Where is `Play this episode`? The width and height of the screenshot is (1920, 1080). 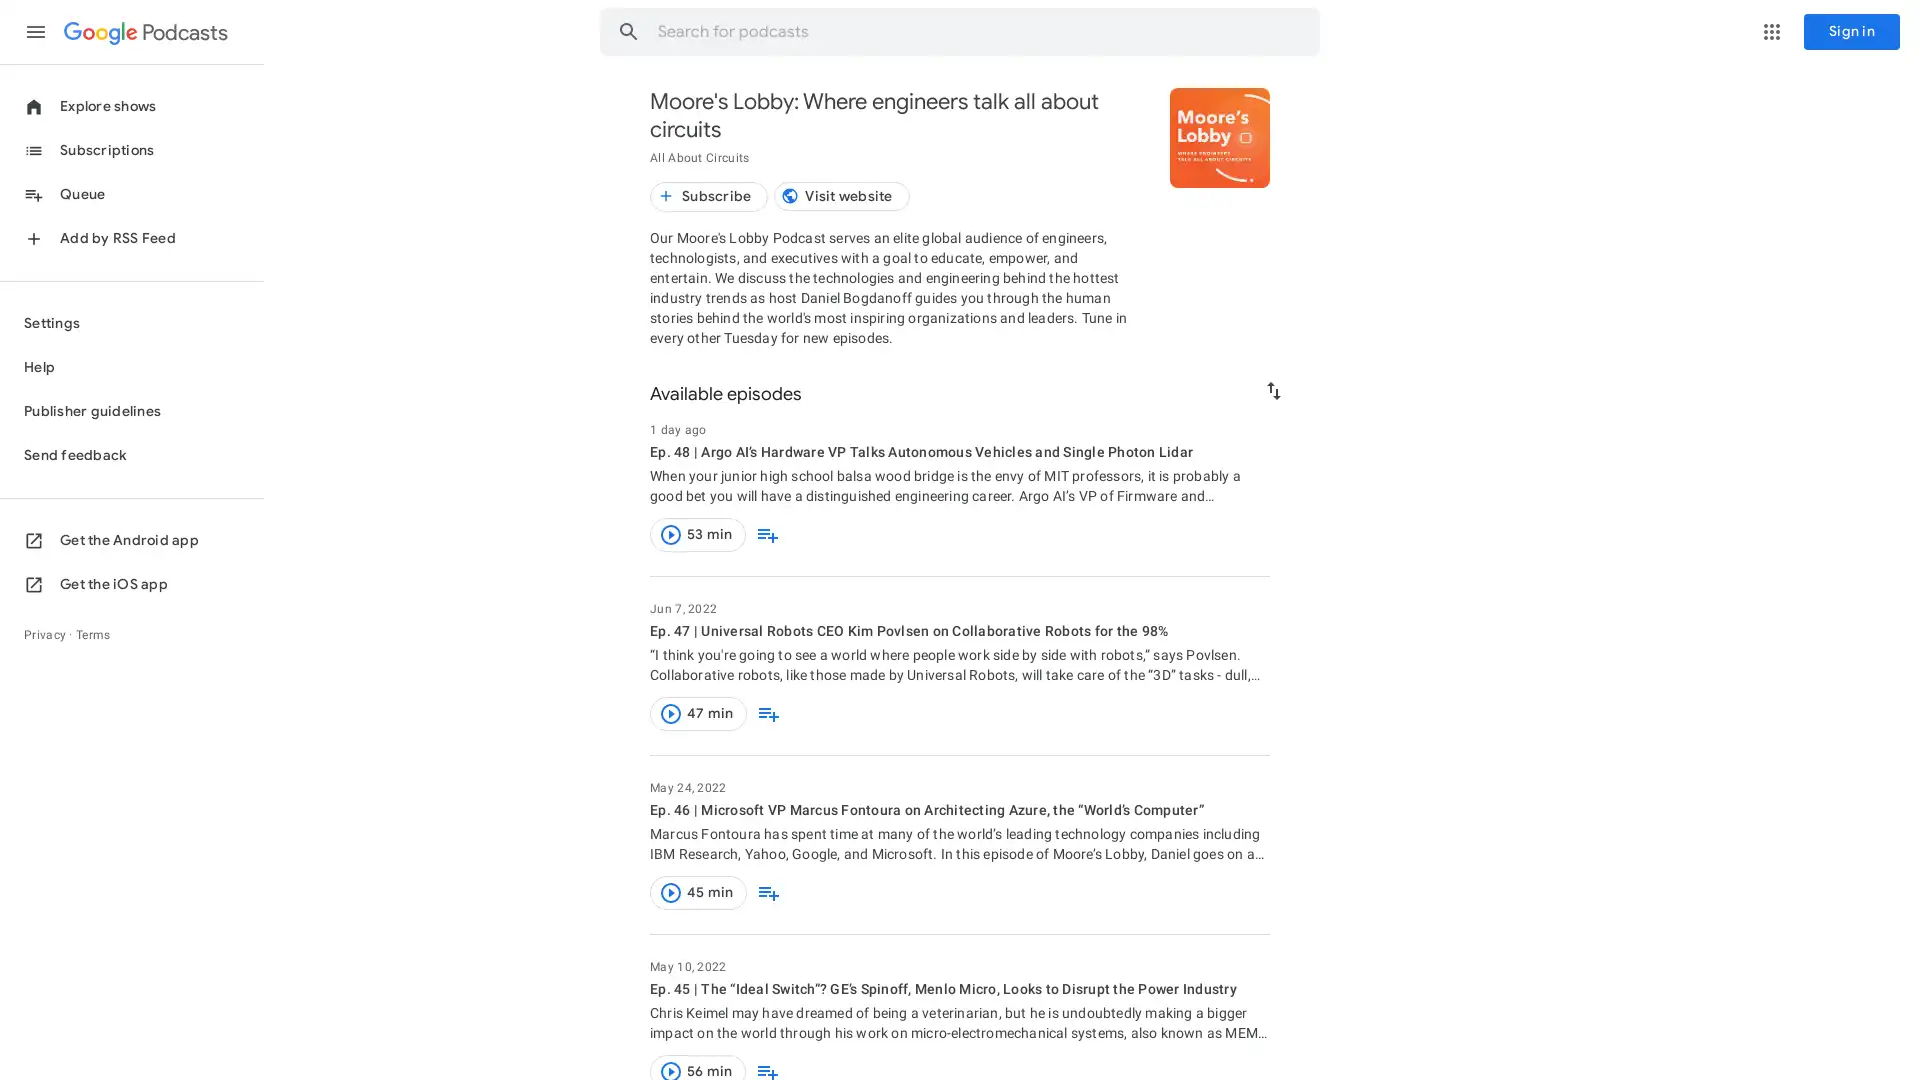 Play this episode is located at coordinates (671, 534).